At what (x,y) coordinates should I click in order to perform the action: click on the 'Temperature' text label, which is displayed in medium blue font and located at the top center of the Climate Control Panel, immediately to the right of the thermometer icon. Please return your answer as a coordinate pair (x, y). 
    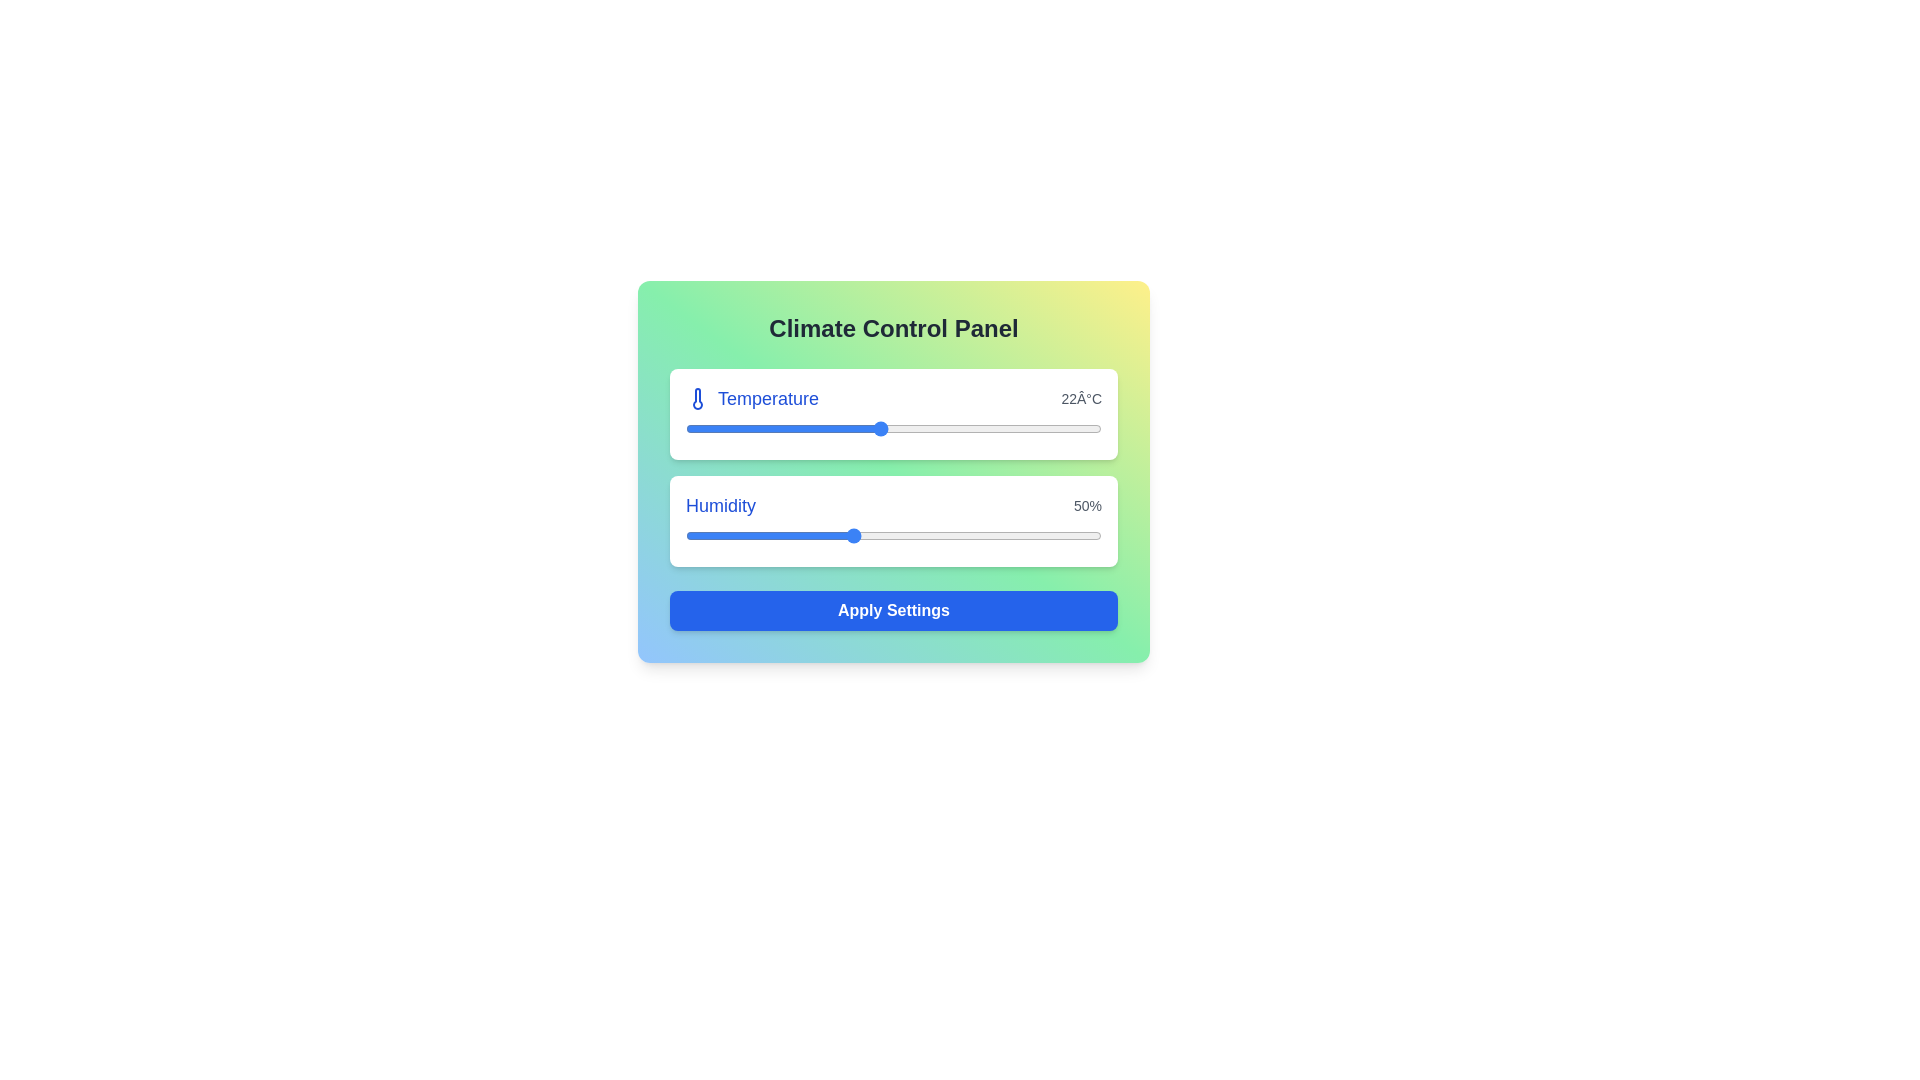
    Looking at the image, I should click on (751, 398).